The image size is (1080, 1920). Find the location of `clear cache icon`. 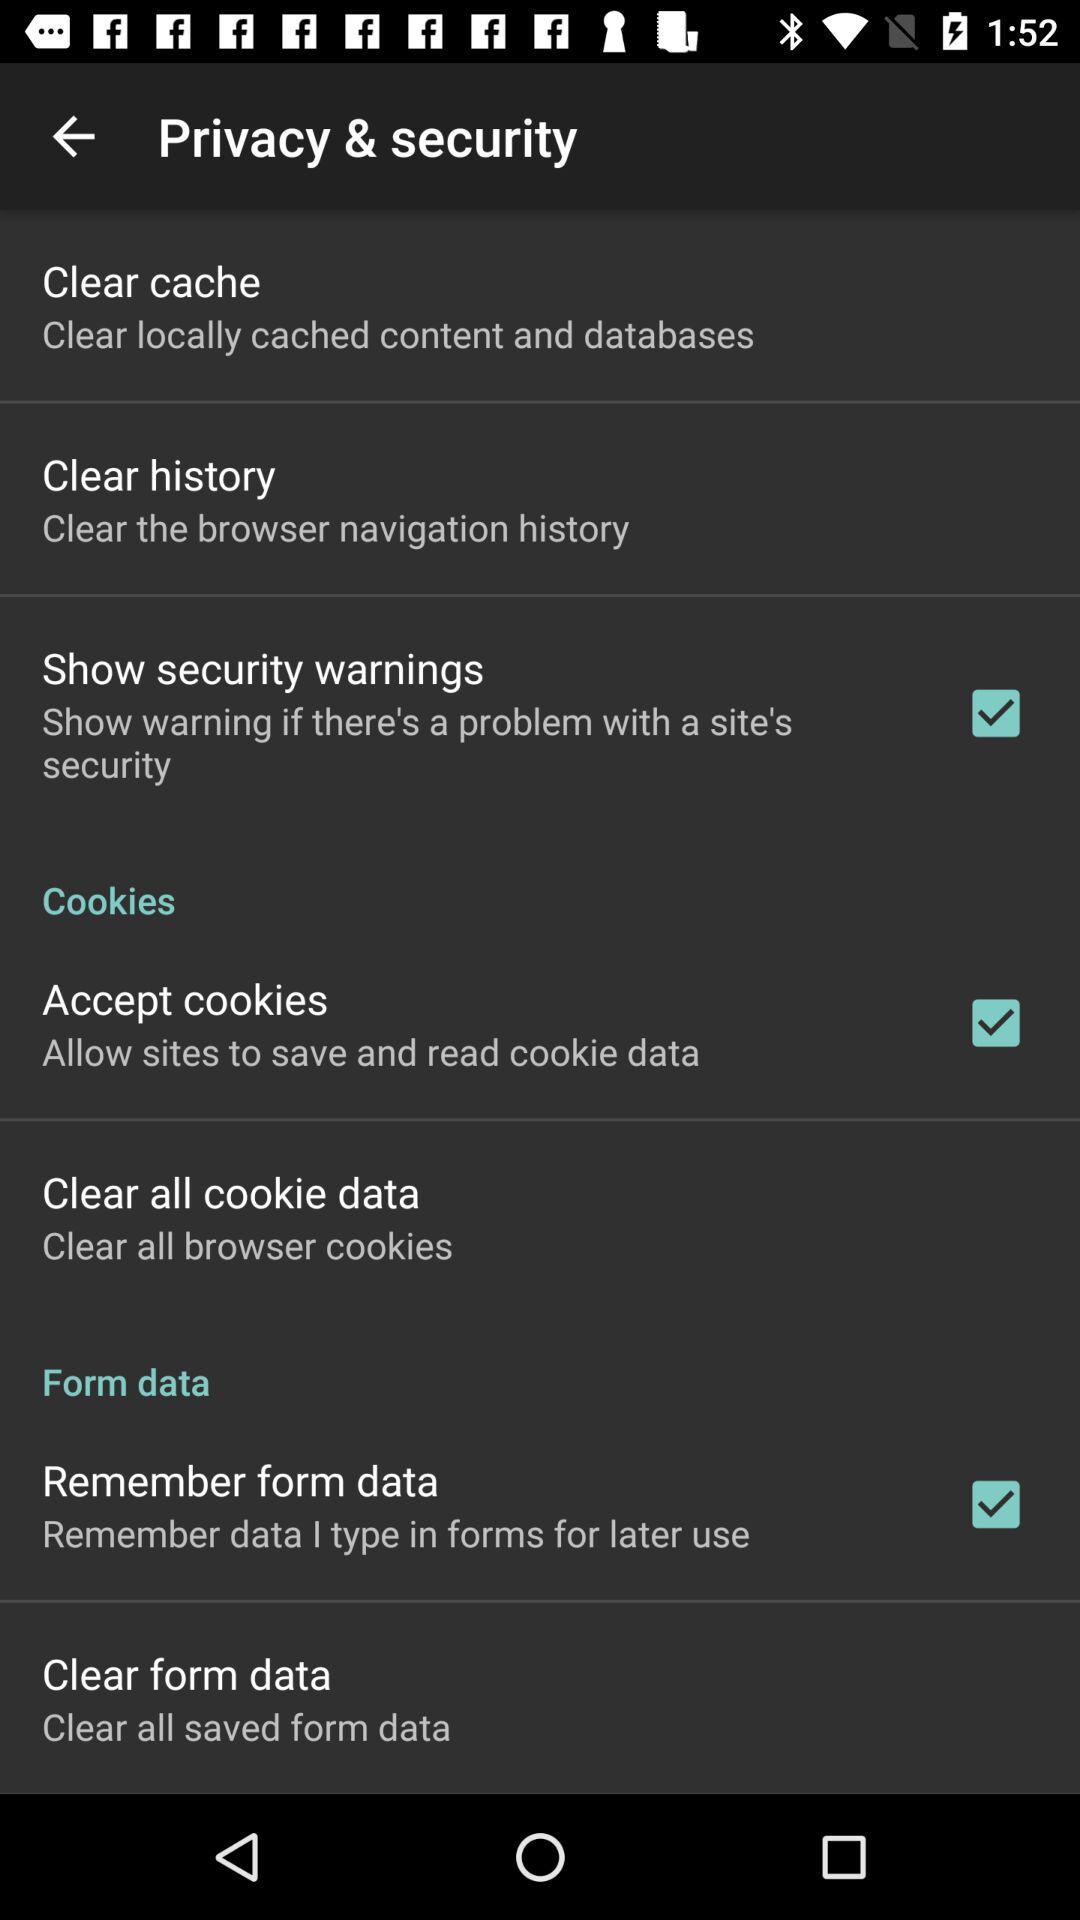

clear cache icon is located at coordinates (150, 279).